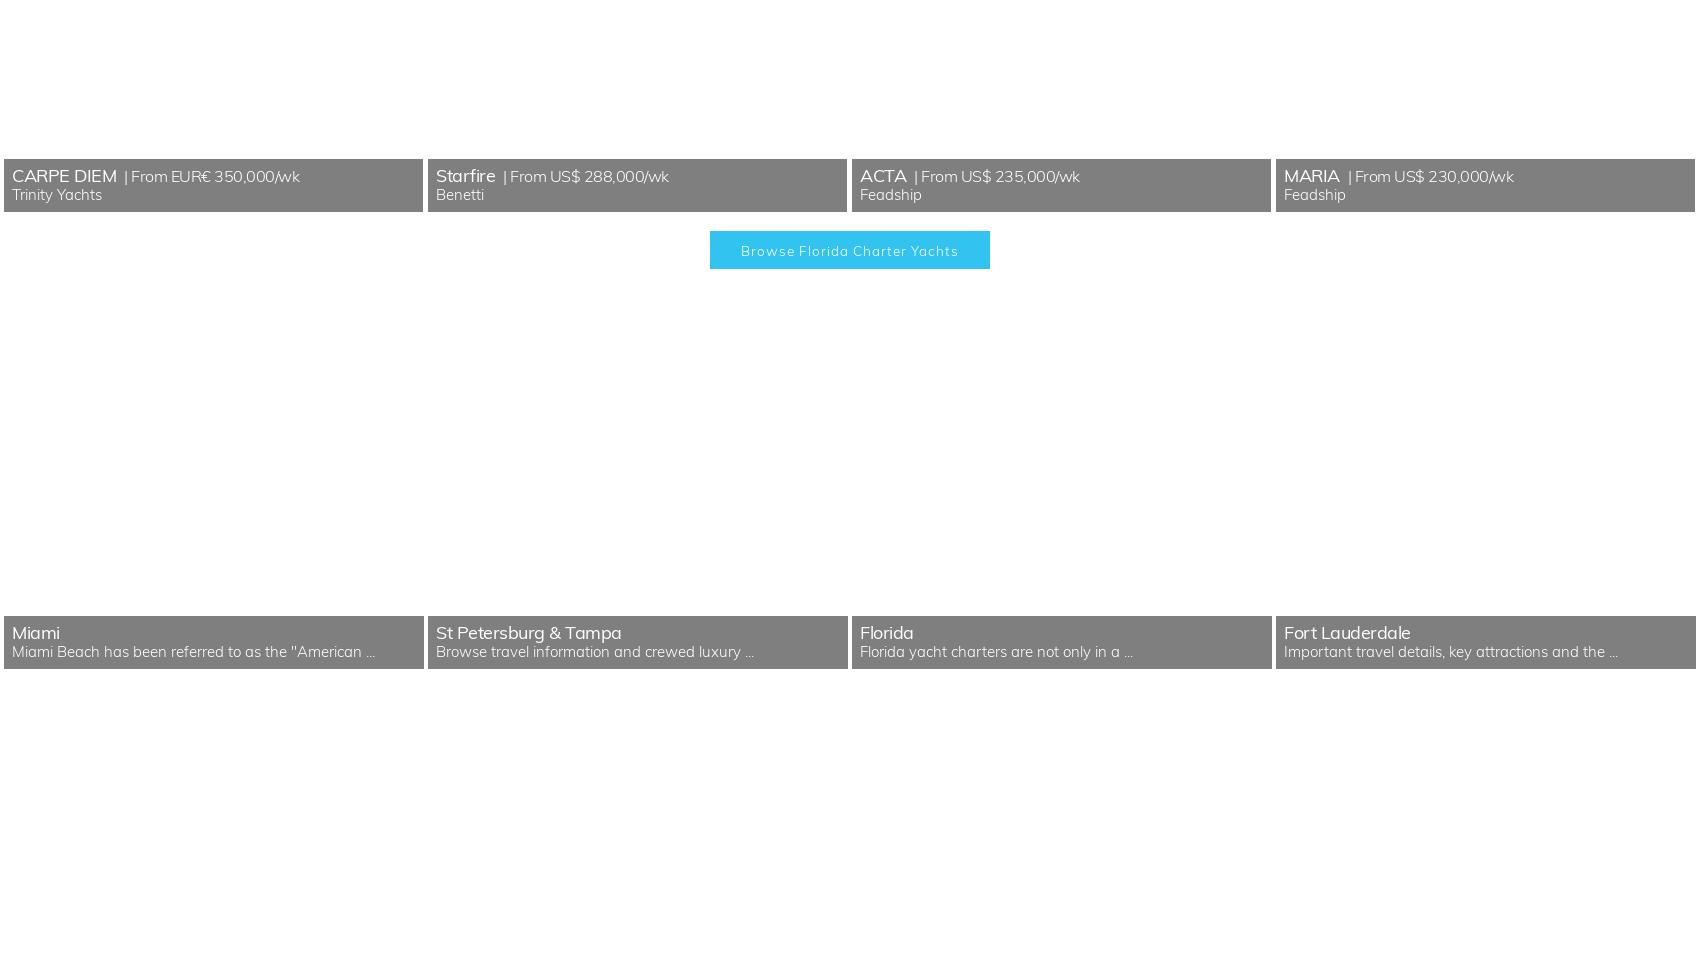 The width and height of the screenshot is (1700, 957). I want to click on '| From US$ 235,000/wk', so click(993, 175).